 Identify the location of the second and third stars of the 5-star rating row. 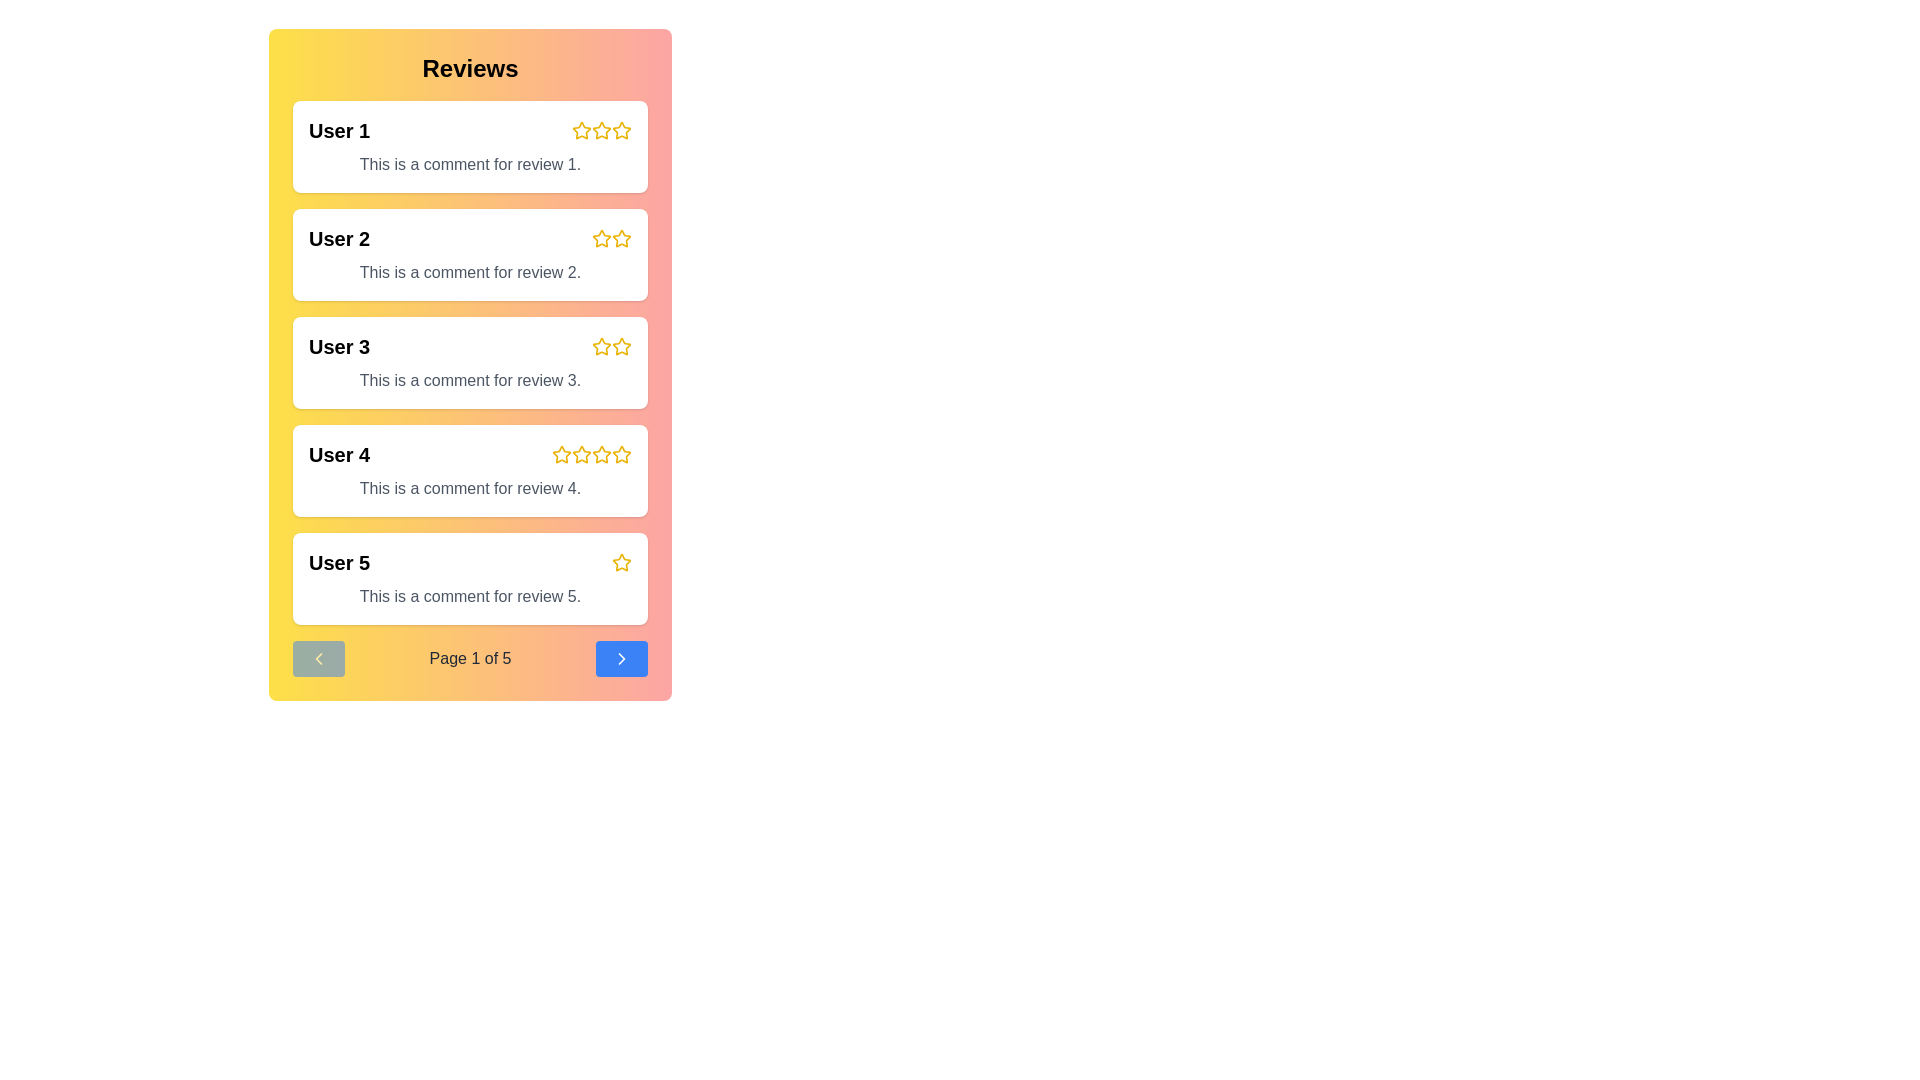
(610, 238).